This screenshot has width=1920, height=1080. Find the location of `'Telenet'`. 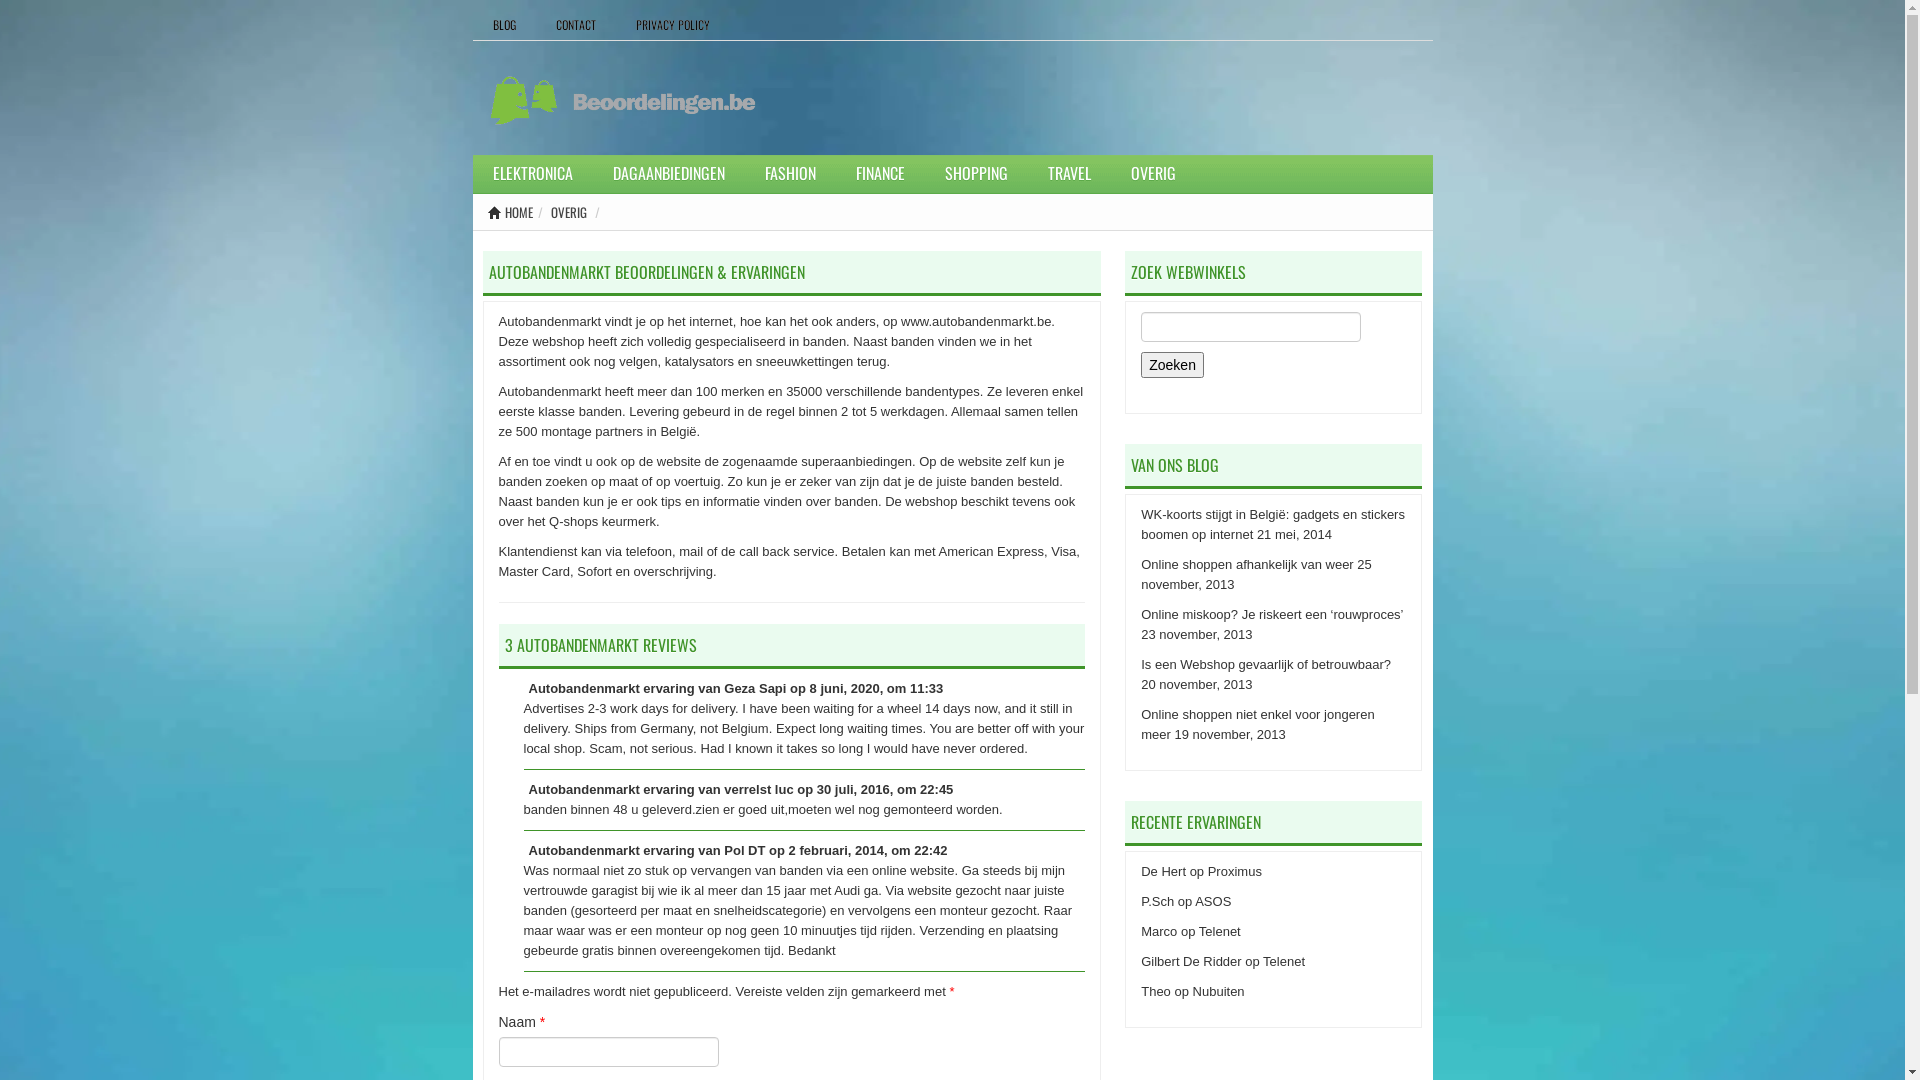

'Telenet' is located at coordinates (1218, 931).